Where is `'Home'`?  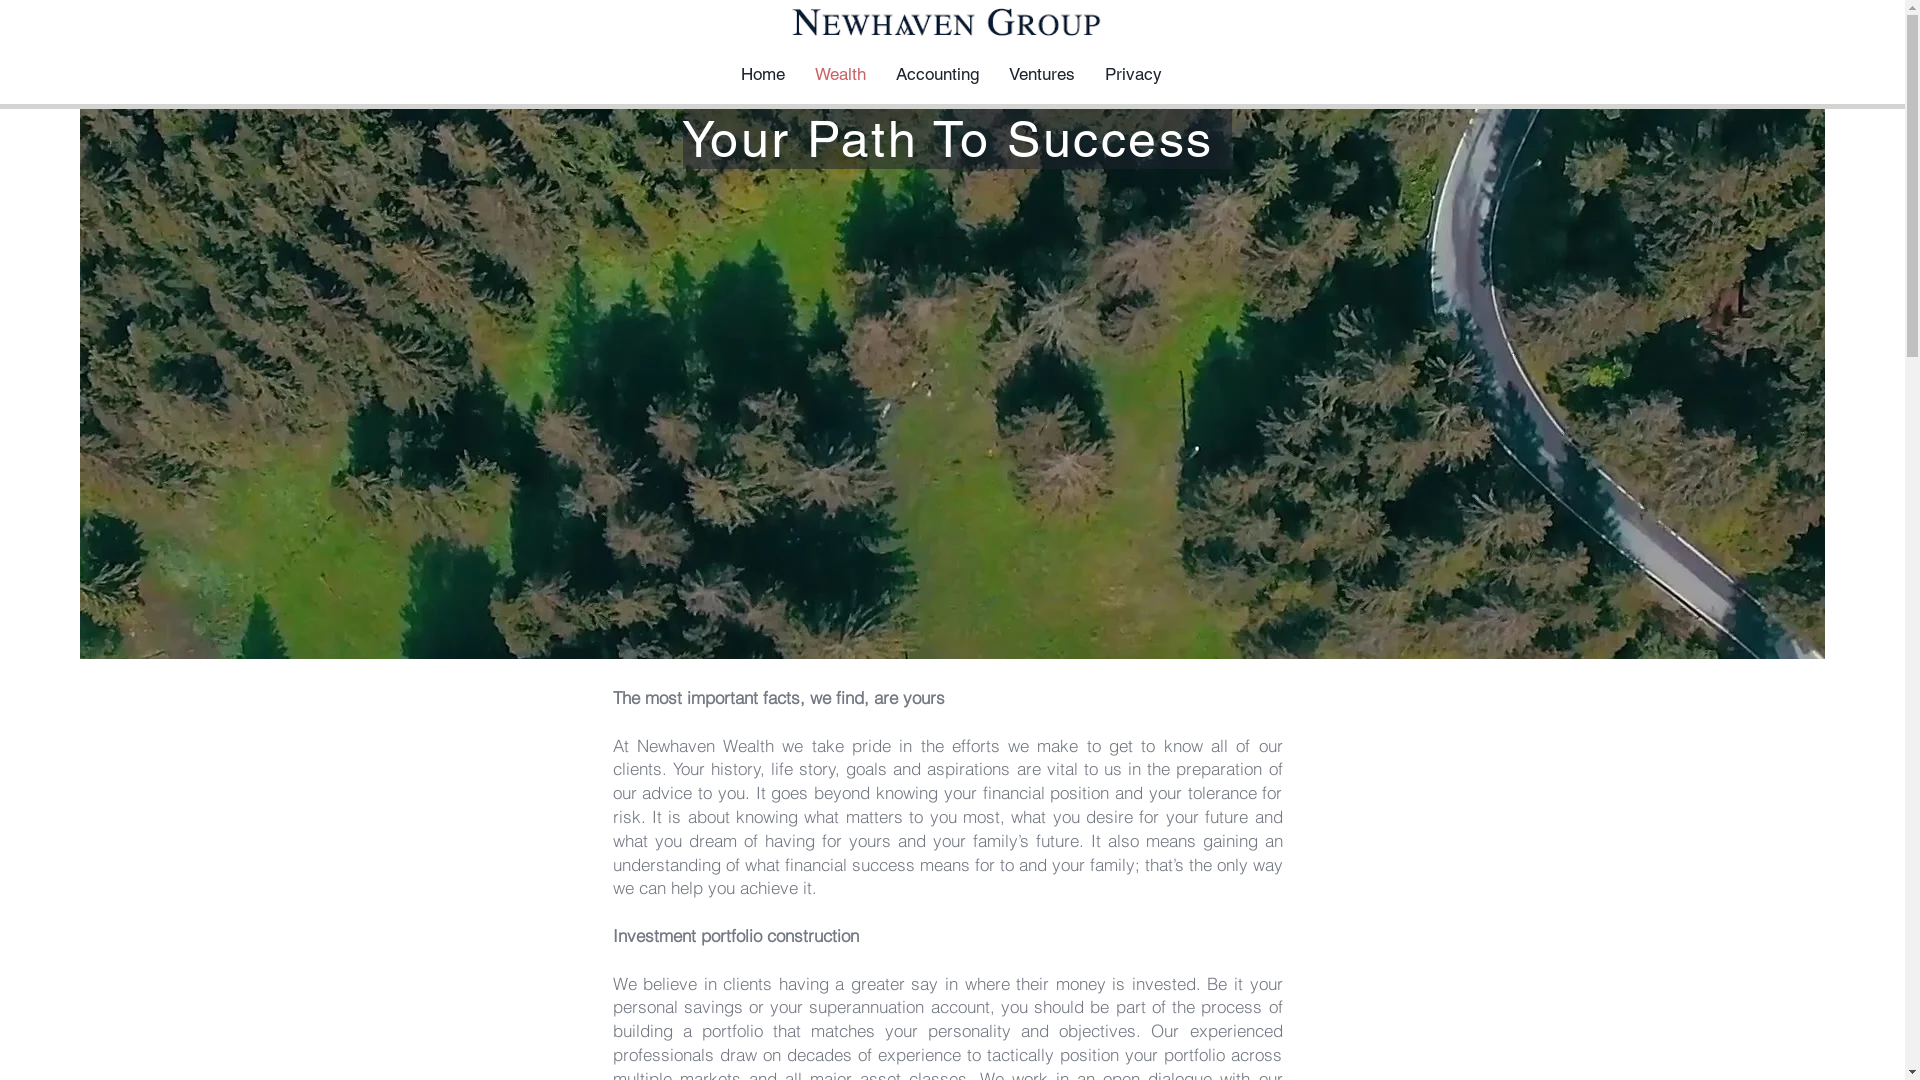 'Home' is located at coordinates (762, 72).